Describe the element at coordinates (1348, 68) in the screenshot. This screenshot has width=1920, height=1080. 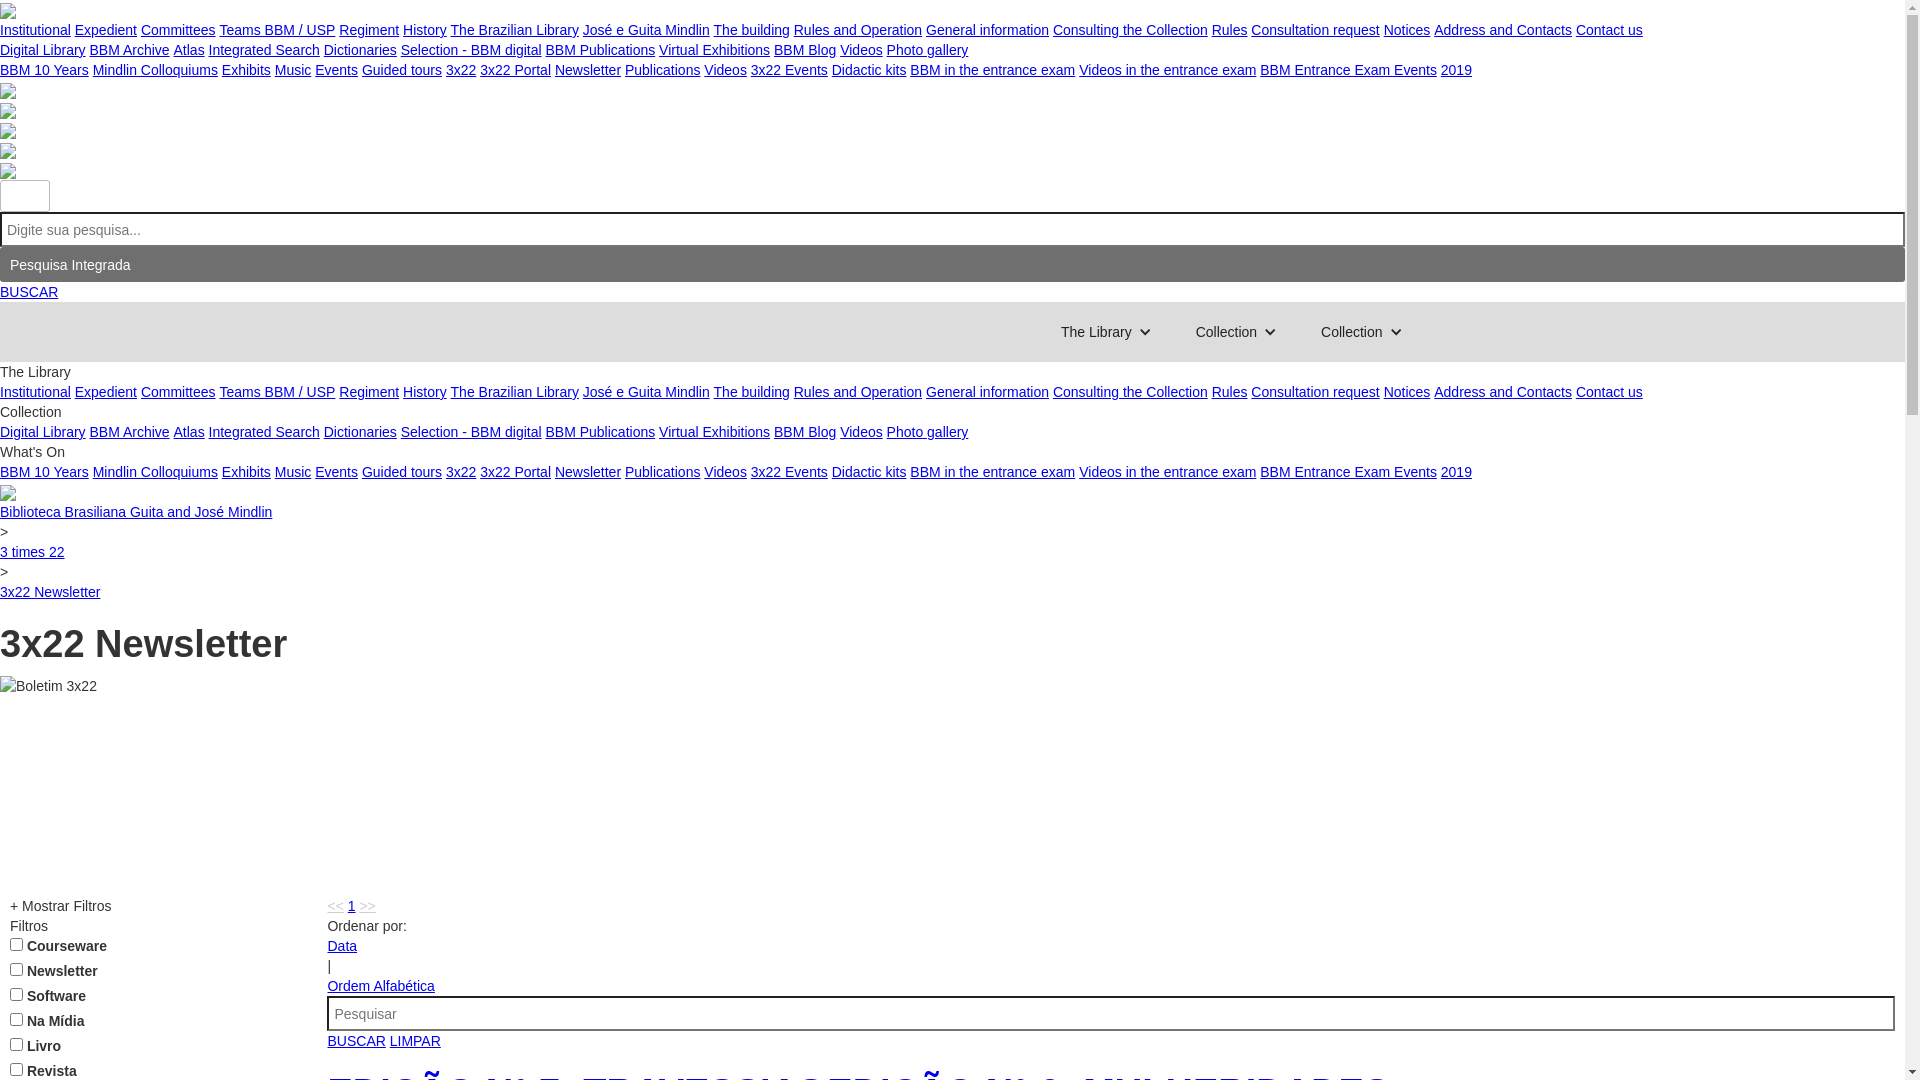
I see `'BBM Entrance Exam Events'` at that location.